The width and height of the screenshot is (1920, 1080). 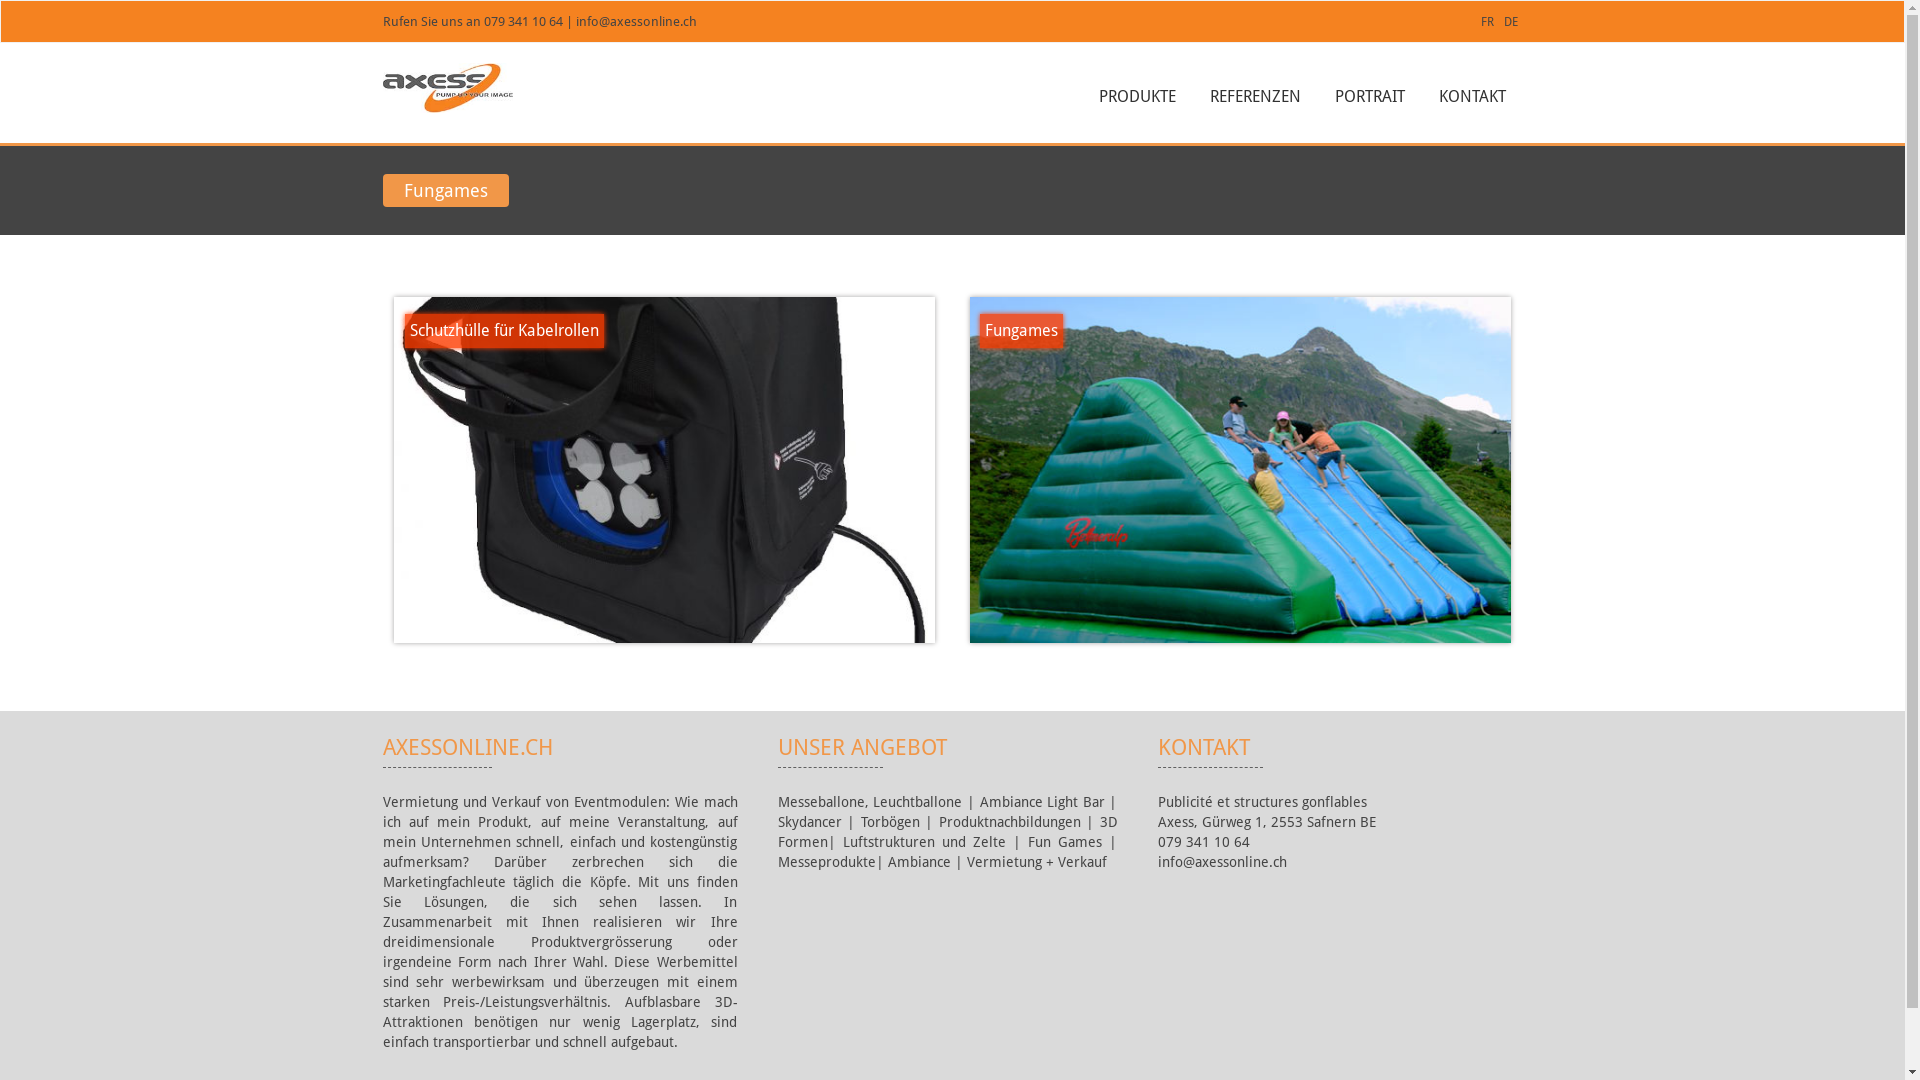 What do you see at coordinates (1486, 22) in the screenshot?
I see `'FR'` at bounding box center [1486, 22].